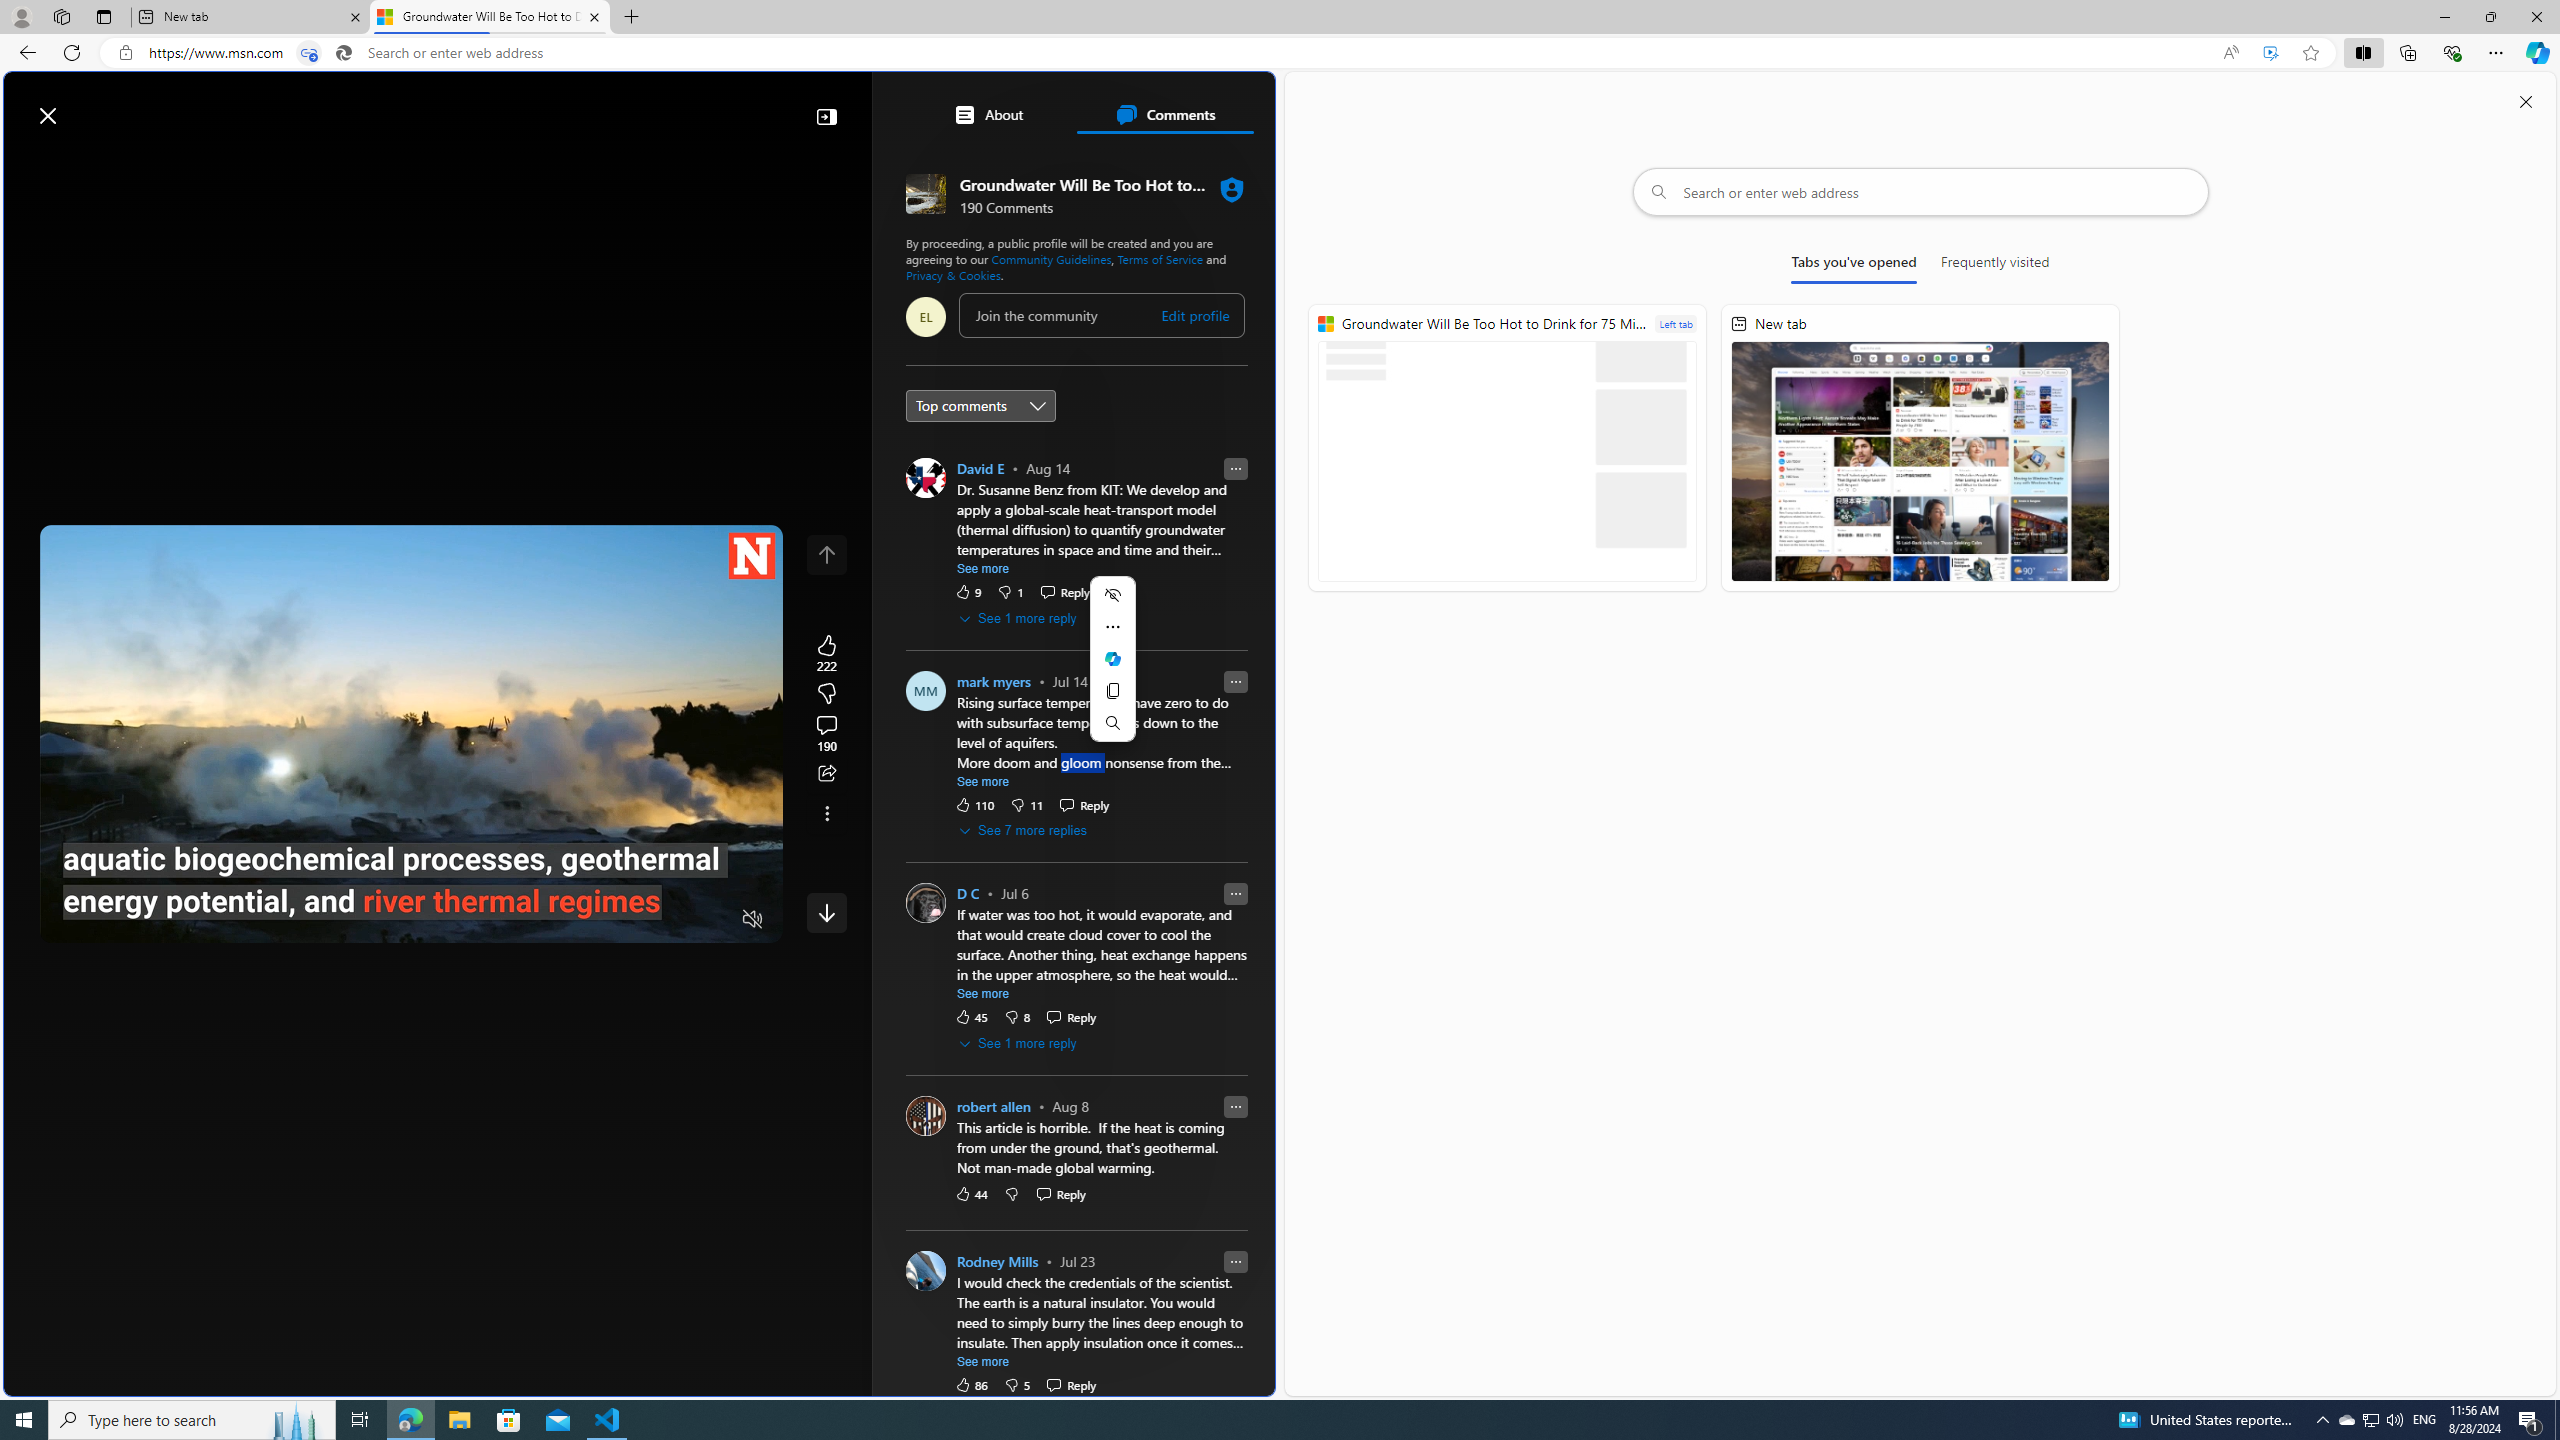 The width and height of the screenshot is (2560, 1440). I want to click on 'Profile Picture', so click(925, 1269).